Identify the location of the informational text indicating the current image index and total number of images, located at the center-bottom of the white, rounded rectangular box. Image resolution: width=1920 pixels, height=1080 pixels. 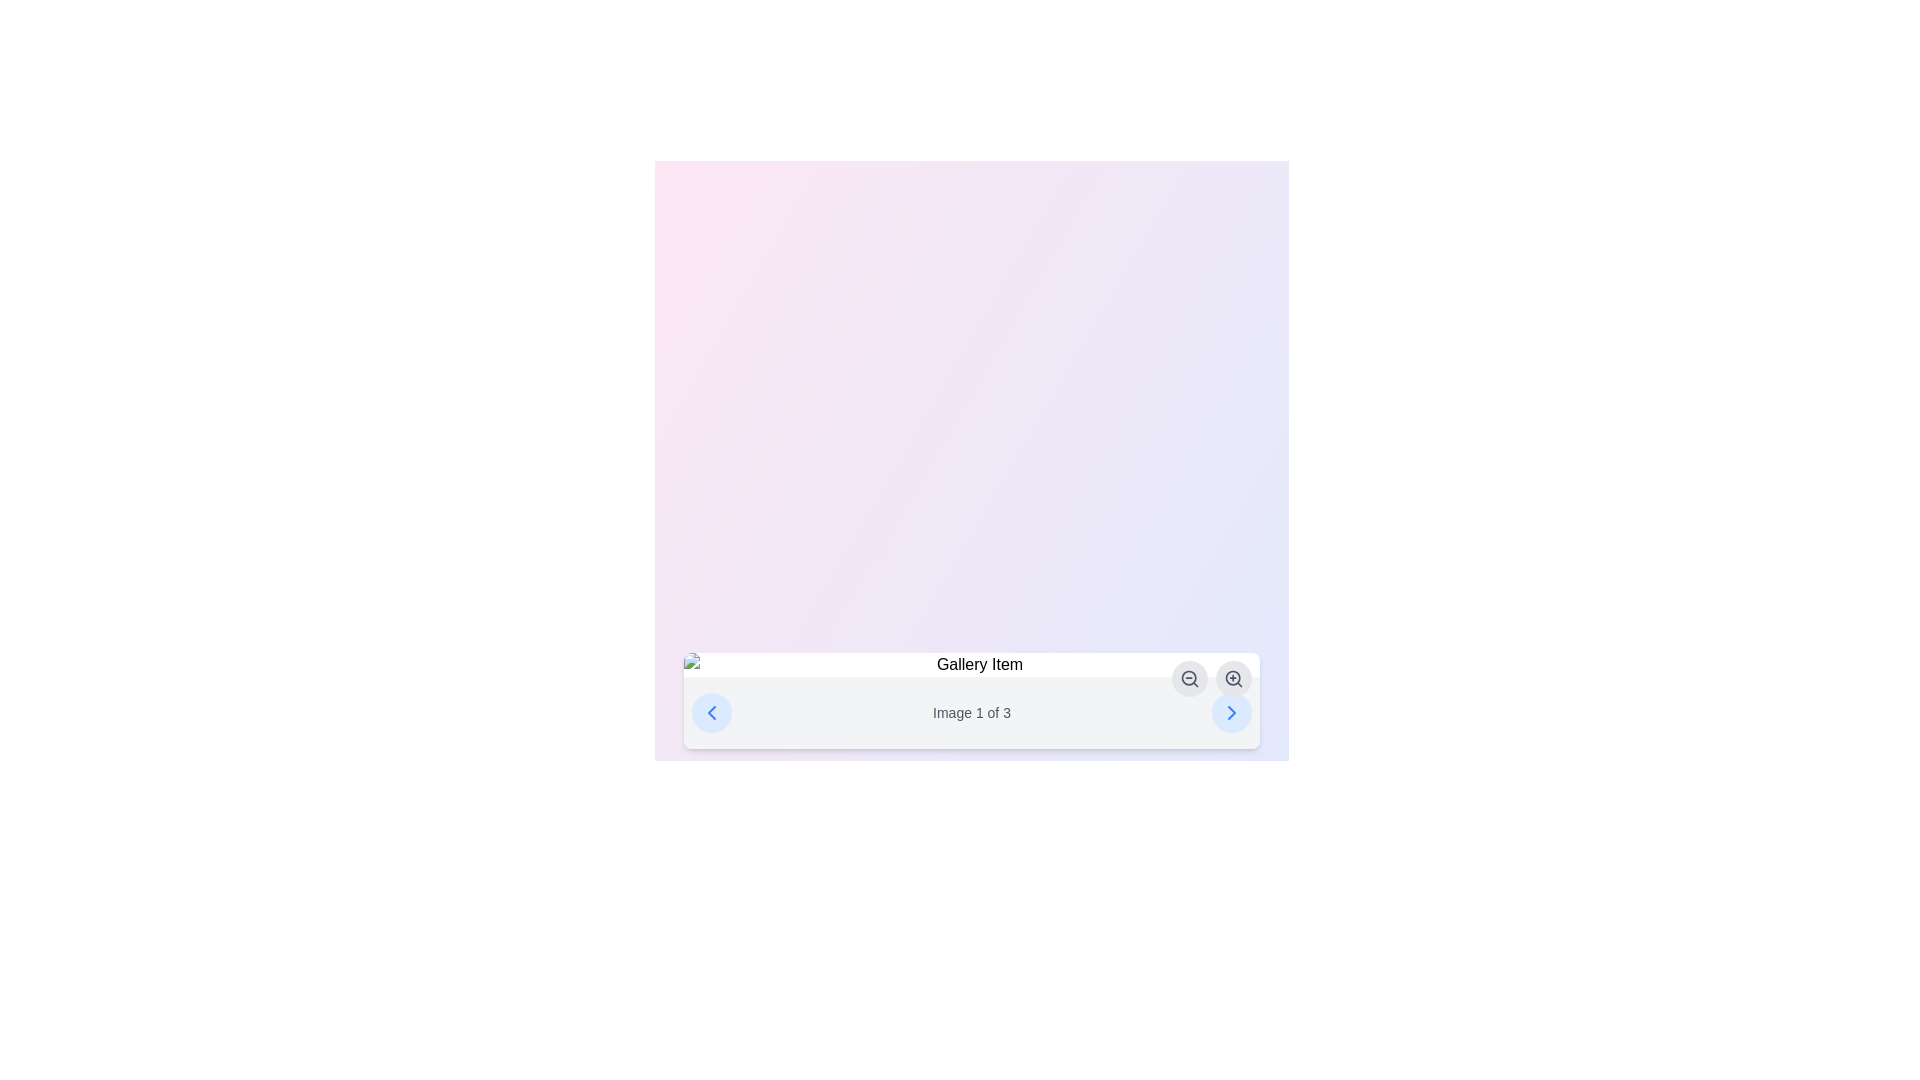
(971, 700).